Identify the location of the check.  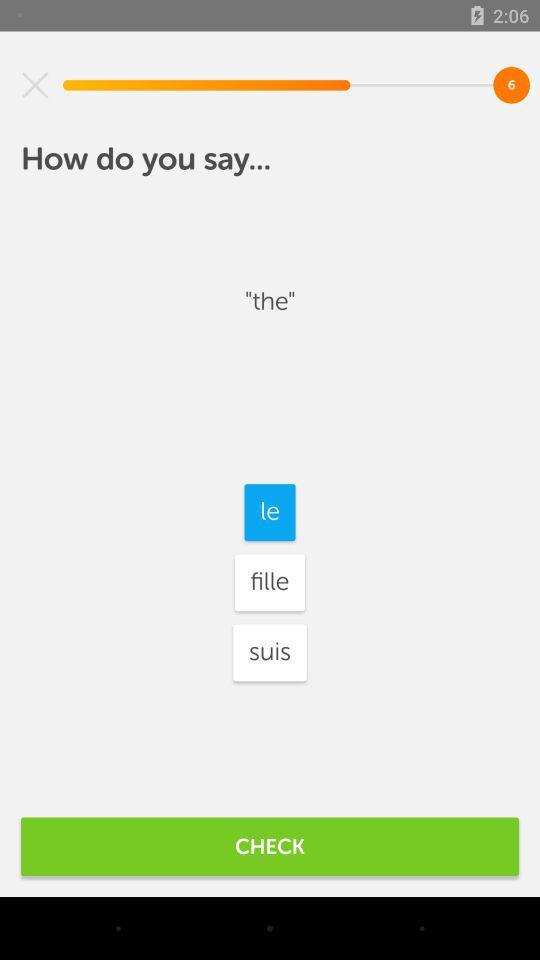
(270, 845).